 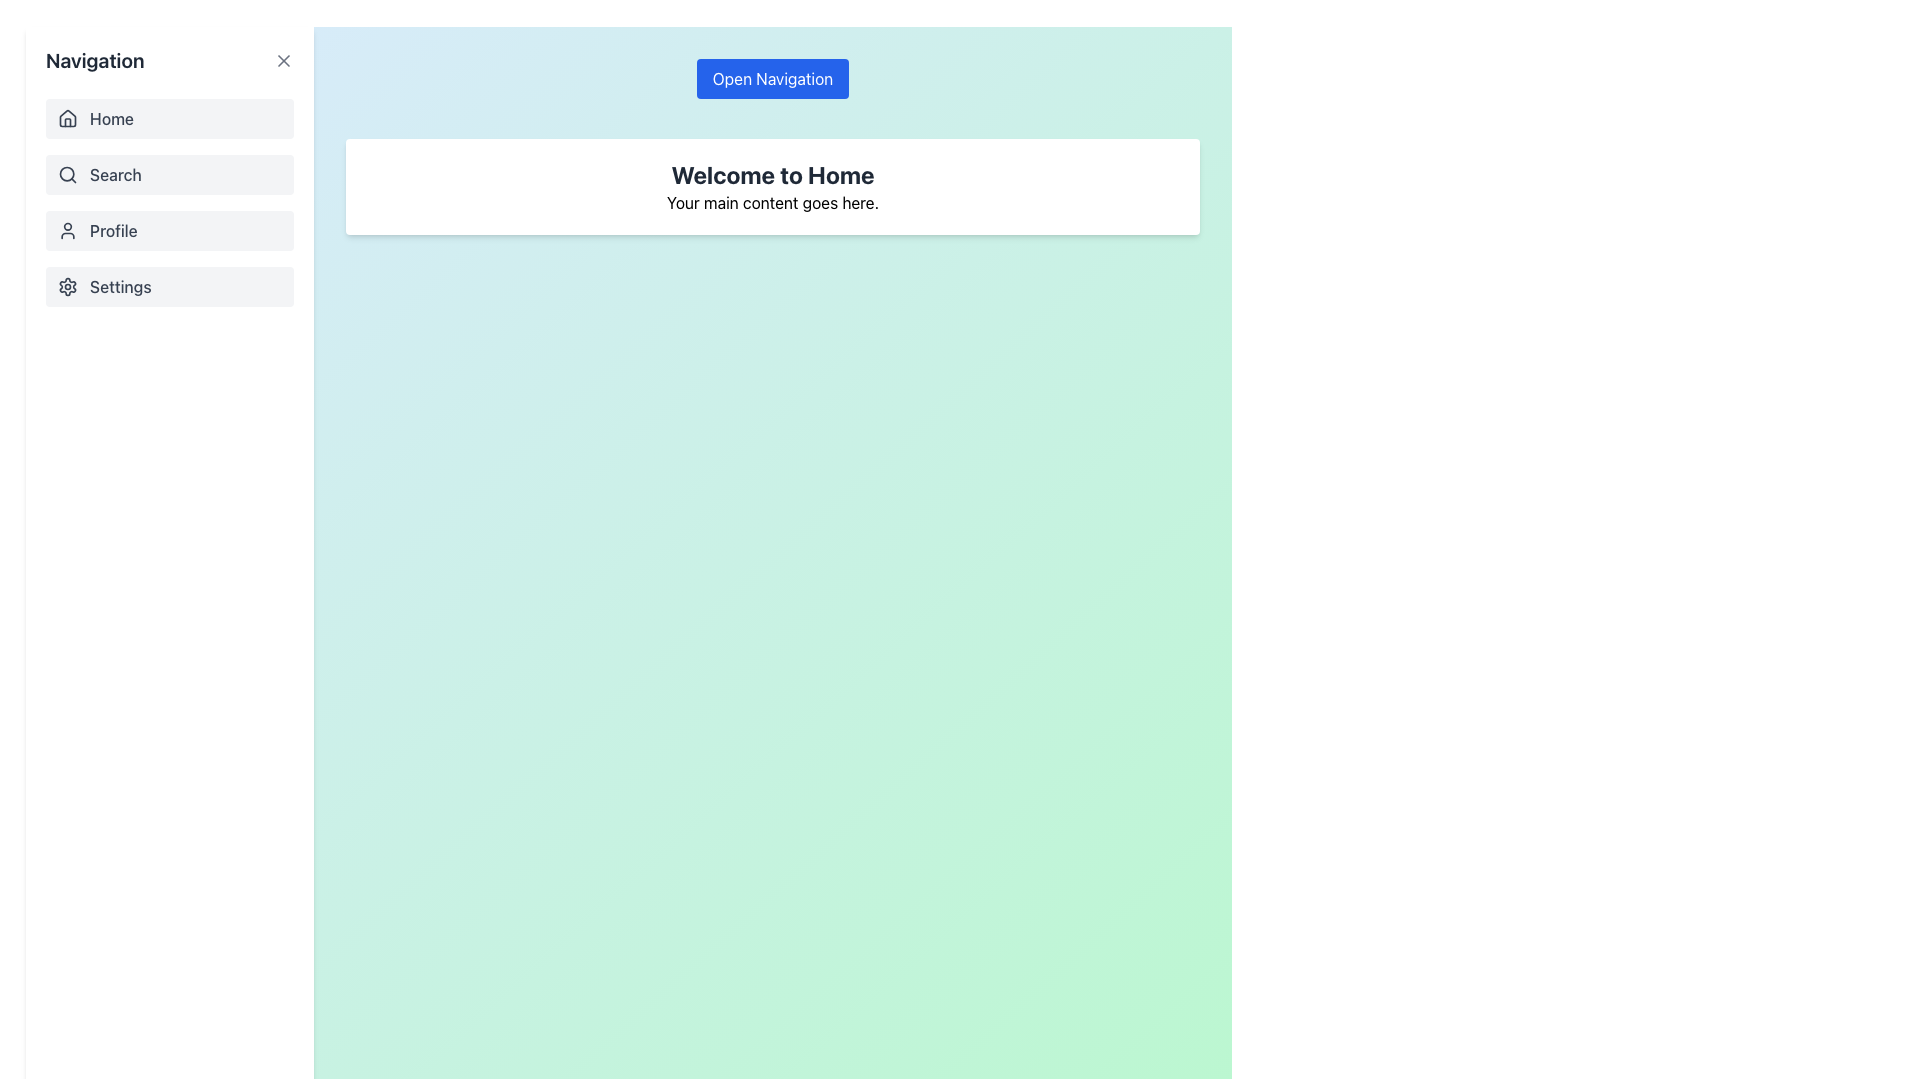 I want to click on the close button located in the top-right corner of the navigation bar to change its color, so click(x=282, y=60).